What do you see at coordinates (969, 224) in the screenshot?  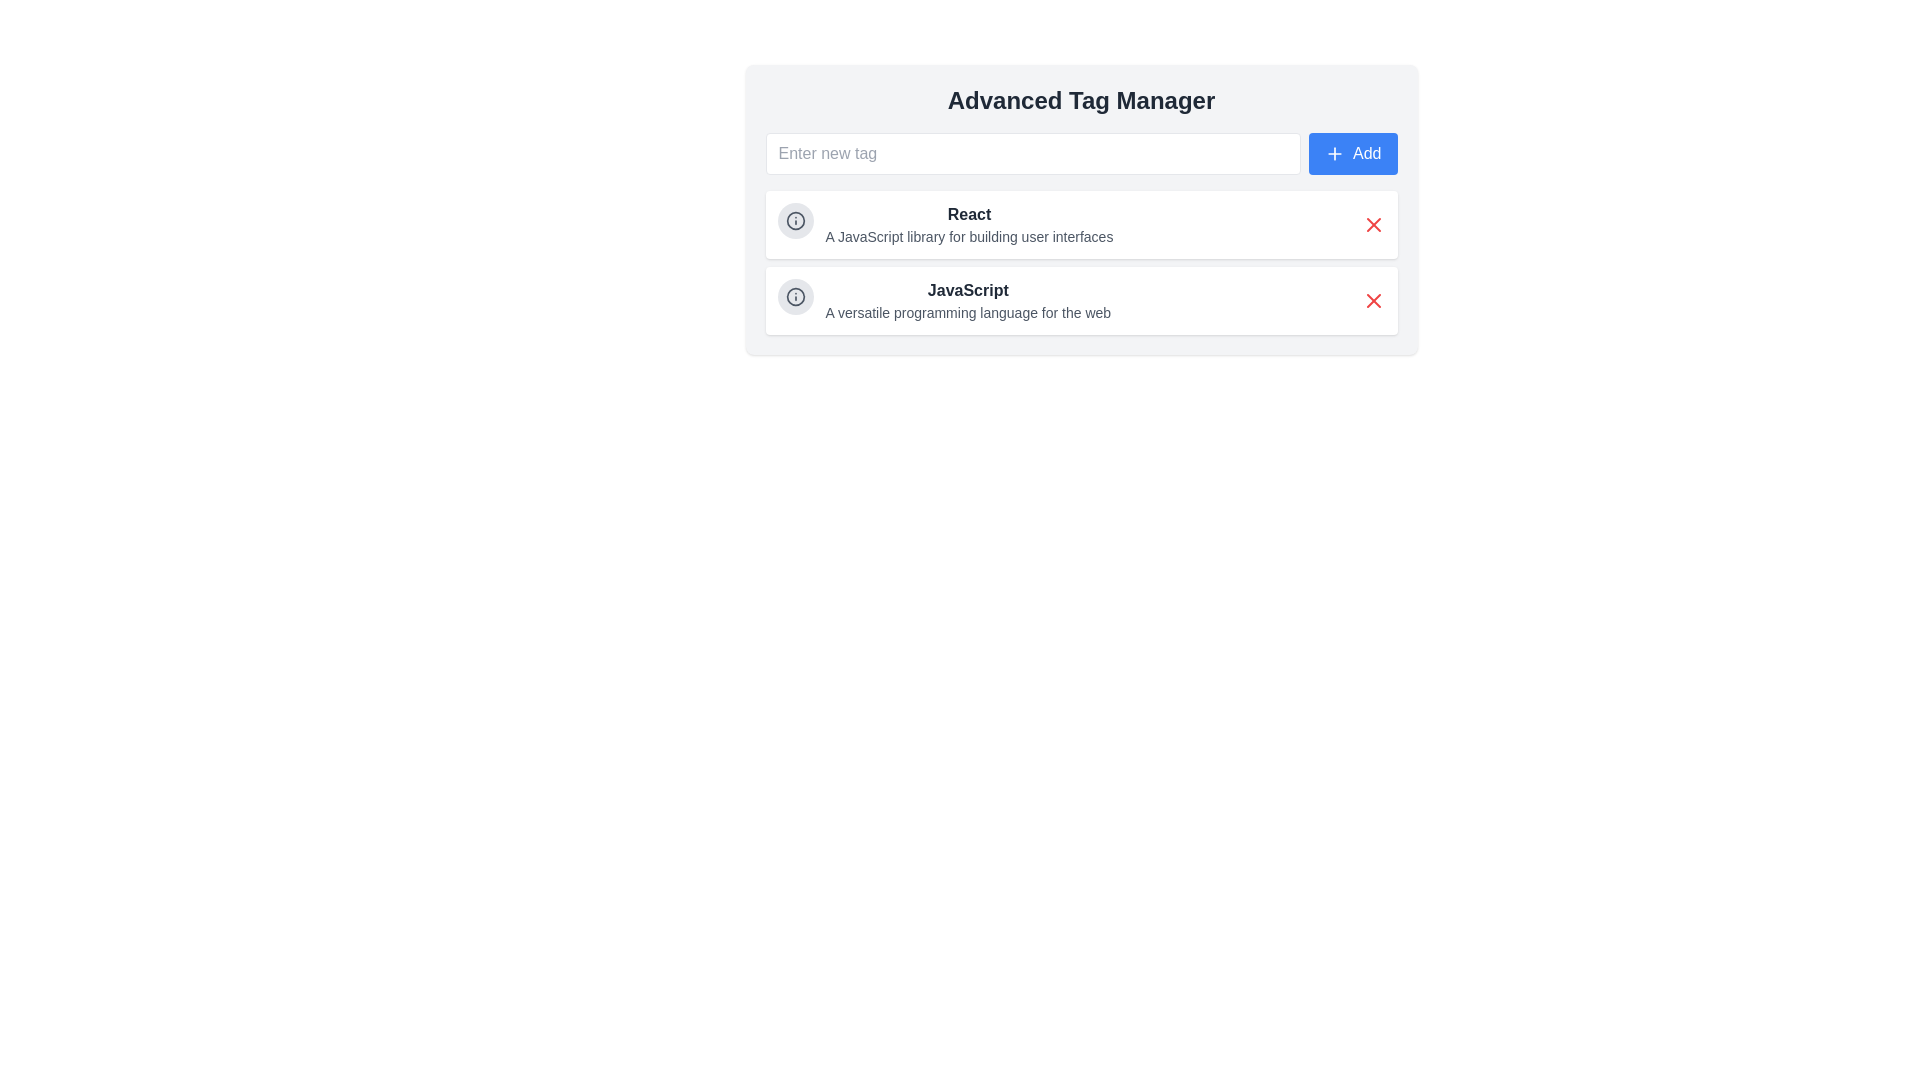 I see `the 'React' JavaScript library Text Display, which serves as a descriptive header in the central panel of the list` at bounding box center [969, 224].